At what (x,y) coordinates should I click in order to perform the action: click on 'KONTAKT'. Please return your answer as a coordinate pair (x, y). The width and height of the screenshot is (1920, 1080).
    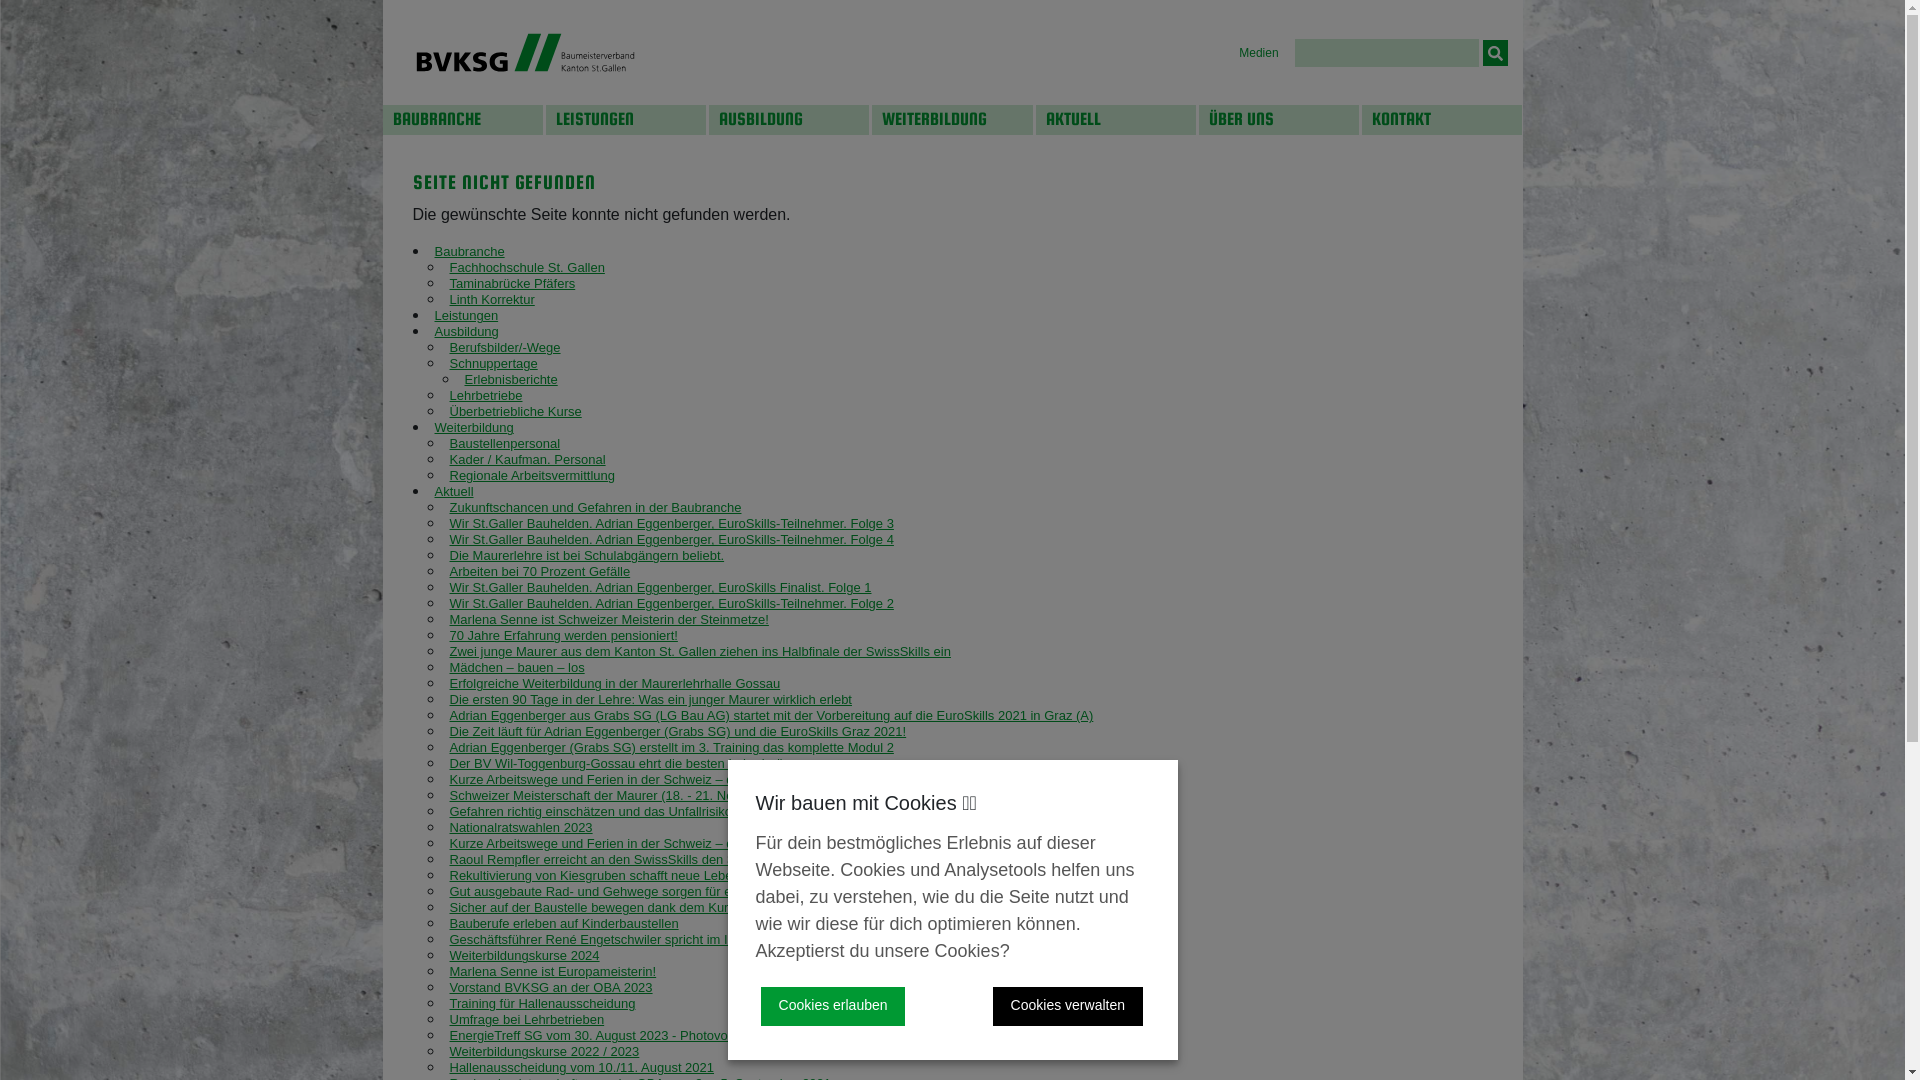
    Looking at the image, I should click on (1441, 119).